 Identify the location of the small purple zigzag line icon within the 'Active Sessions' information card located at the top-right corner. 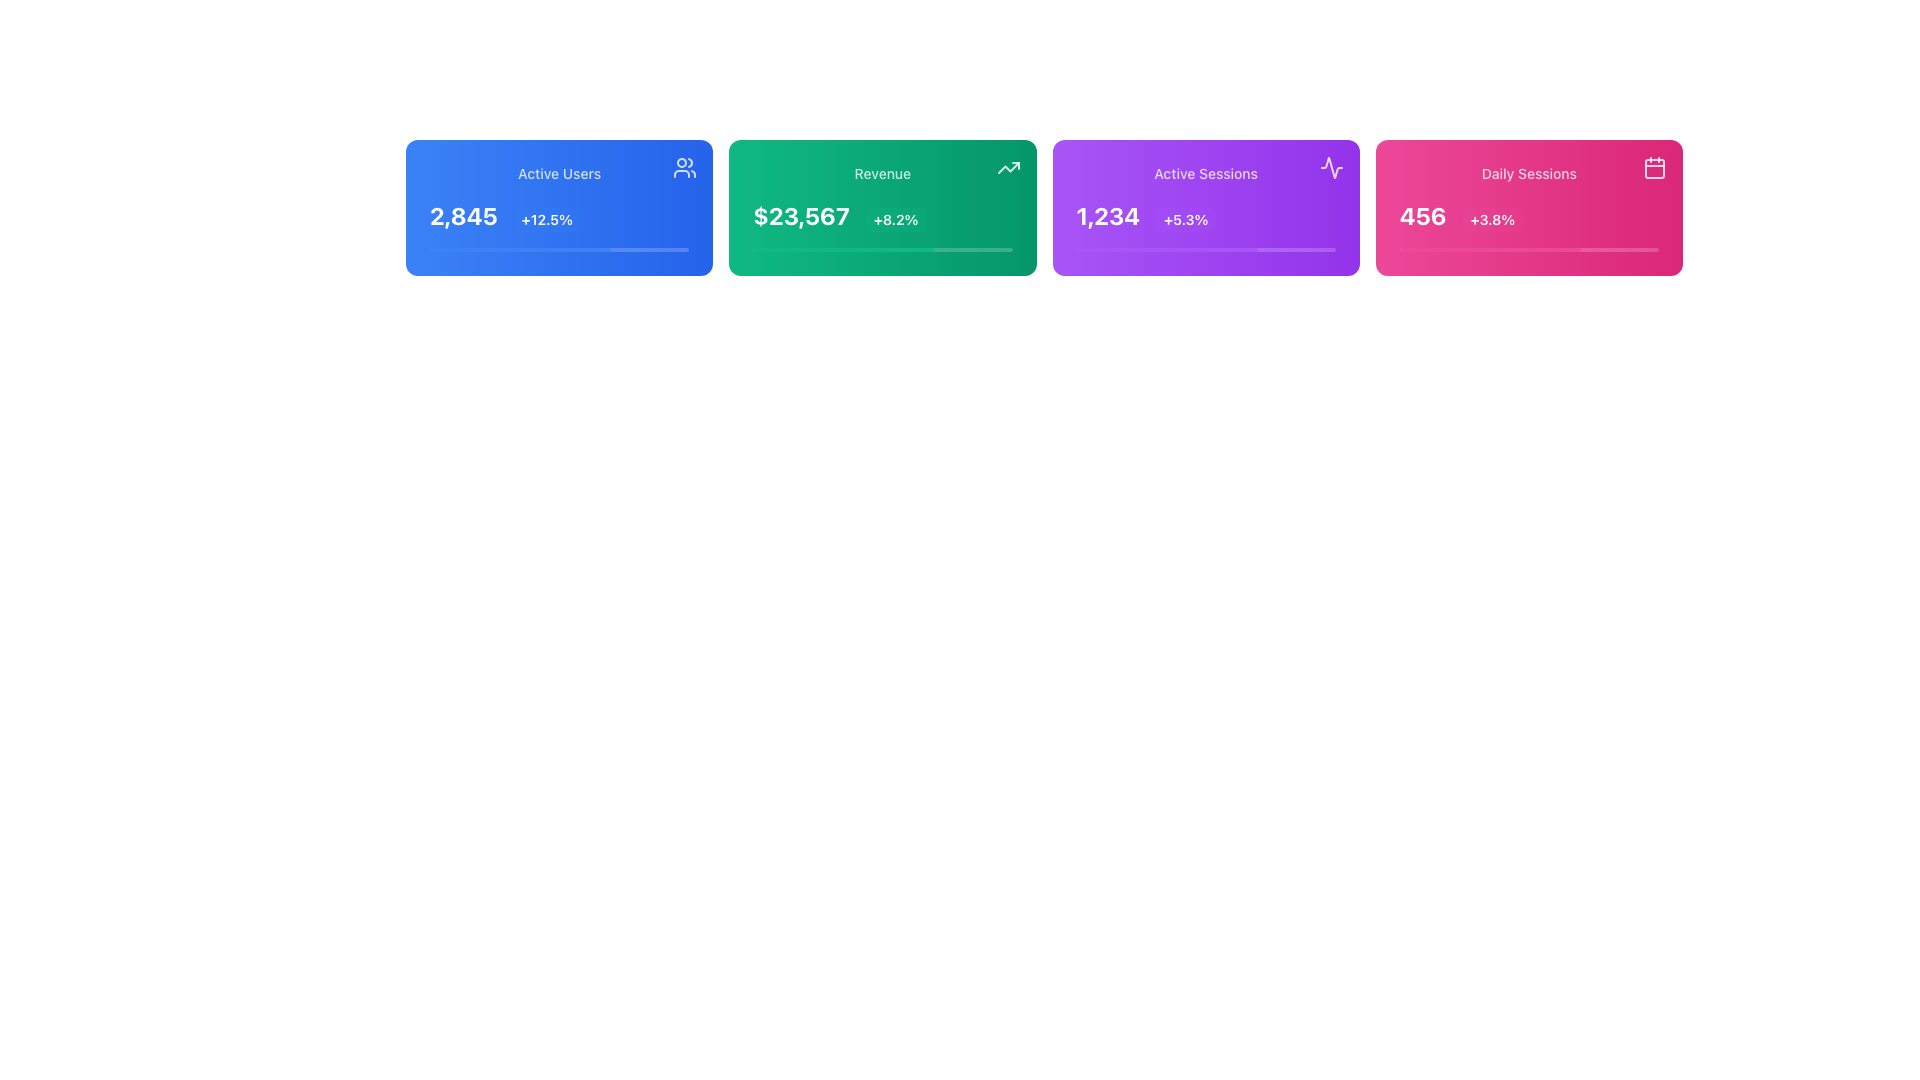
(1331, 167).